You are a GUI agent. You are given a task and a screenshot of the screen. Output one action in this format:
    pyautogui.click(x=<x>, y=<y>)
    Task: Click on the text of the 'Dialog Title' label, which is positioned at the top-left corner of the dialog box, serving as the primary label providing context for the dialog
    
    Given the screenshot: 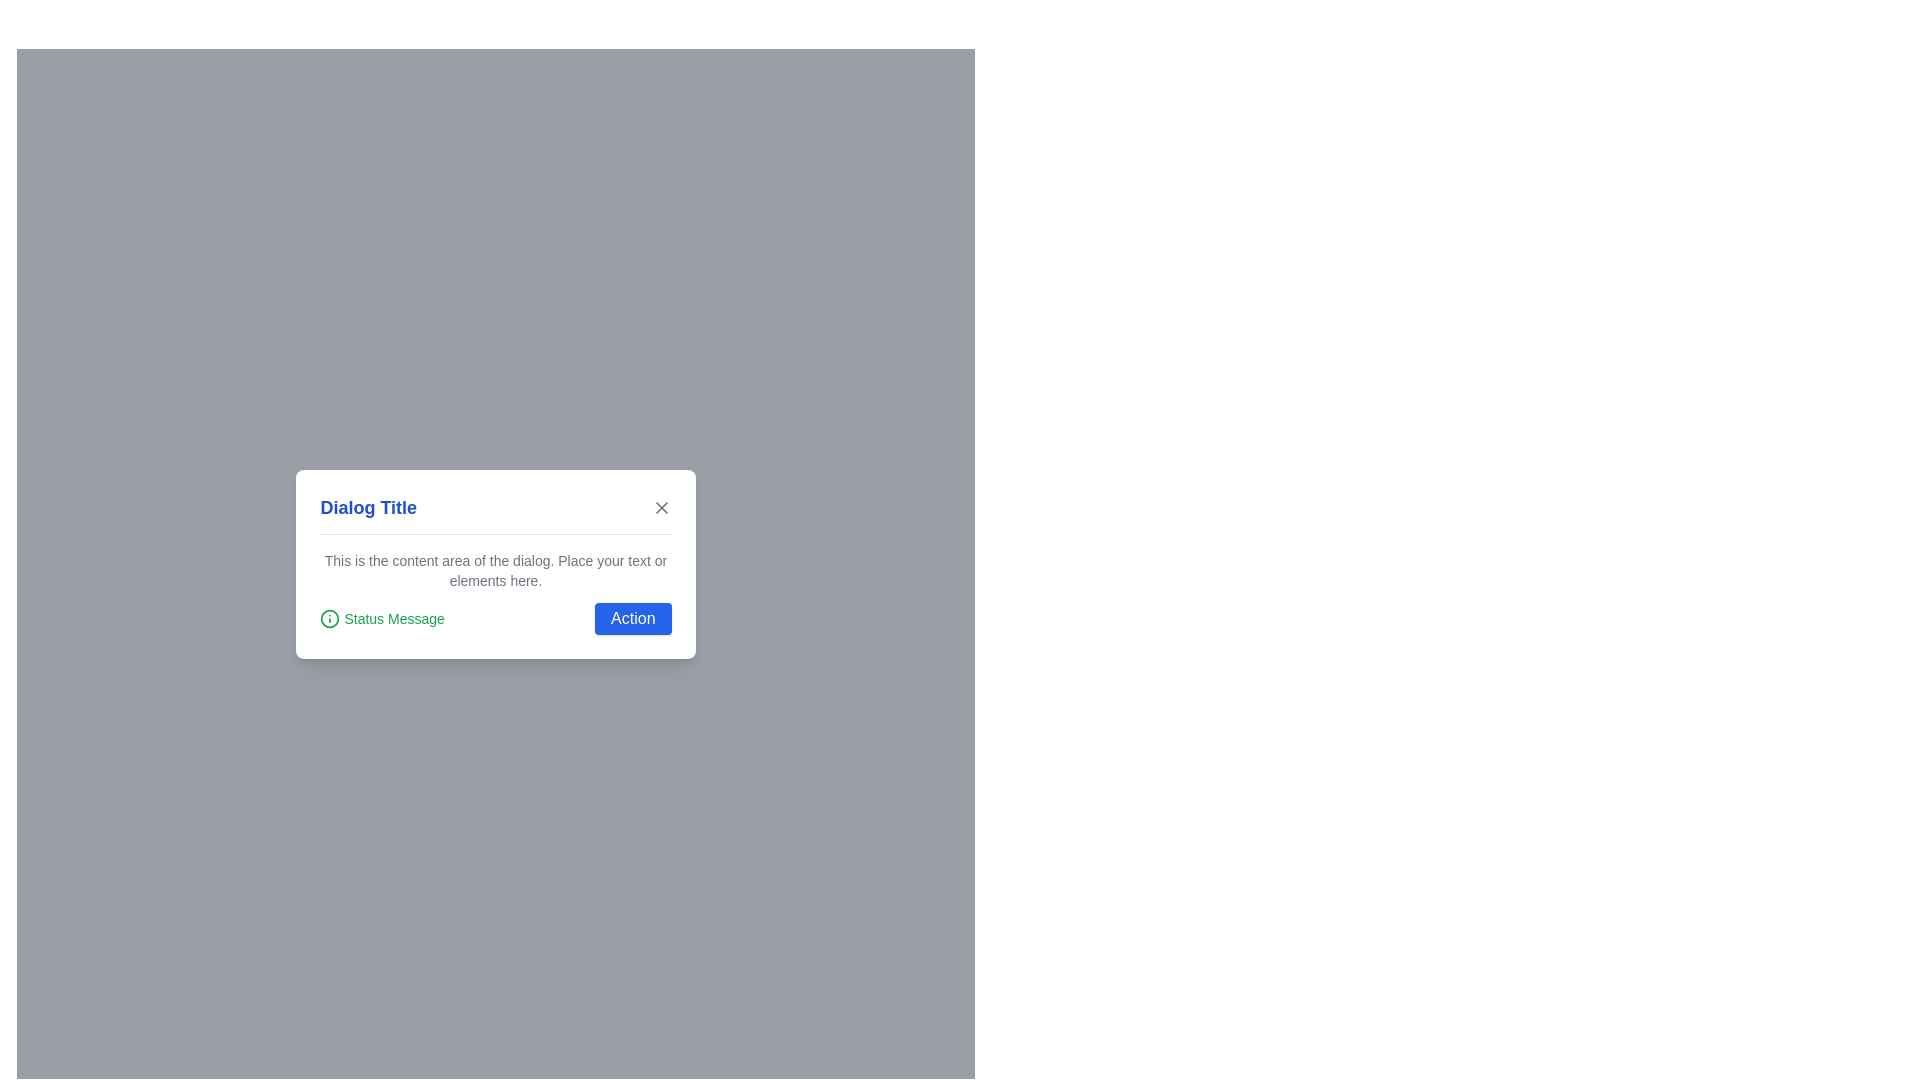 What is the action you would take?
    pyautogui.click(x=368, y=506)
    